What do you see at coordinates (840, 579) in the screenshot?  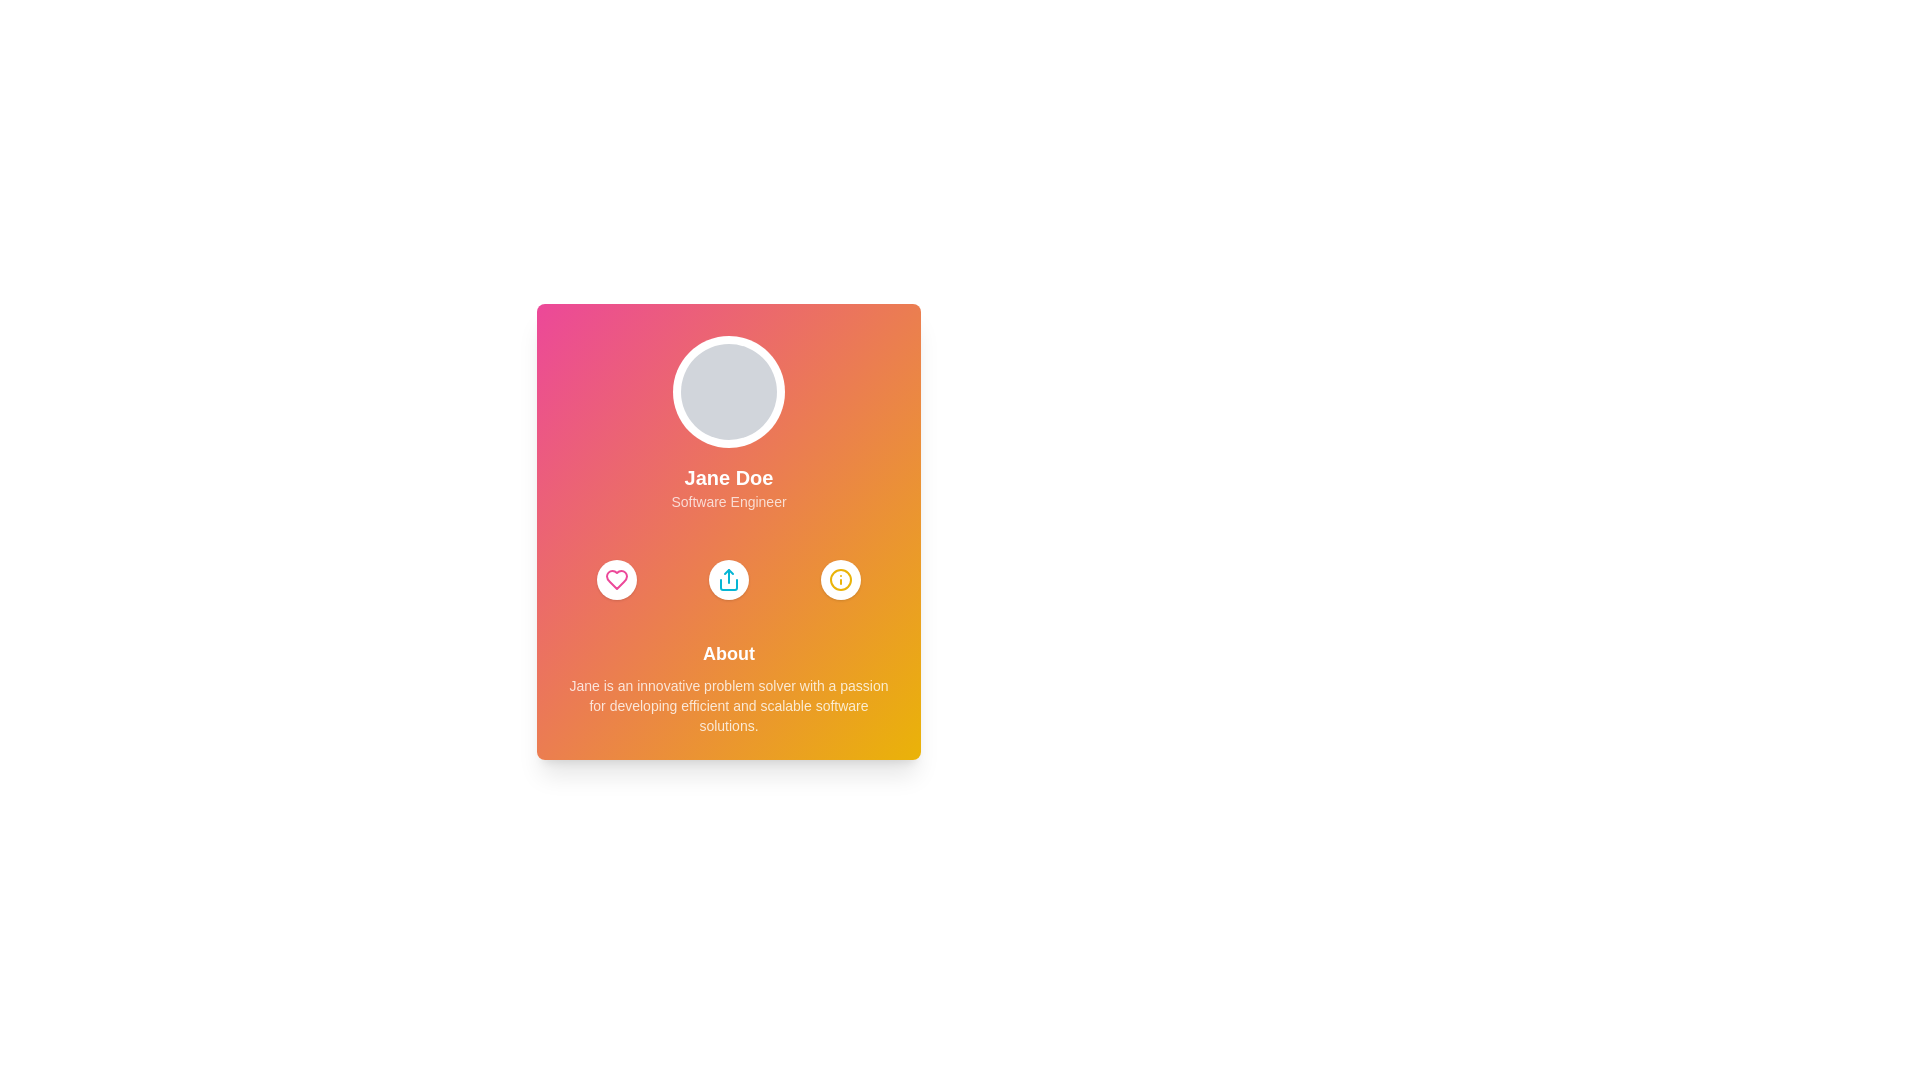 I see `the circular element with a yellow border, located at the center of an information or help icon below the user's profile section` at bounding box center [840, 579].